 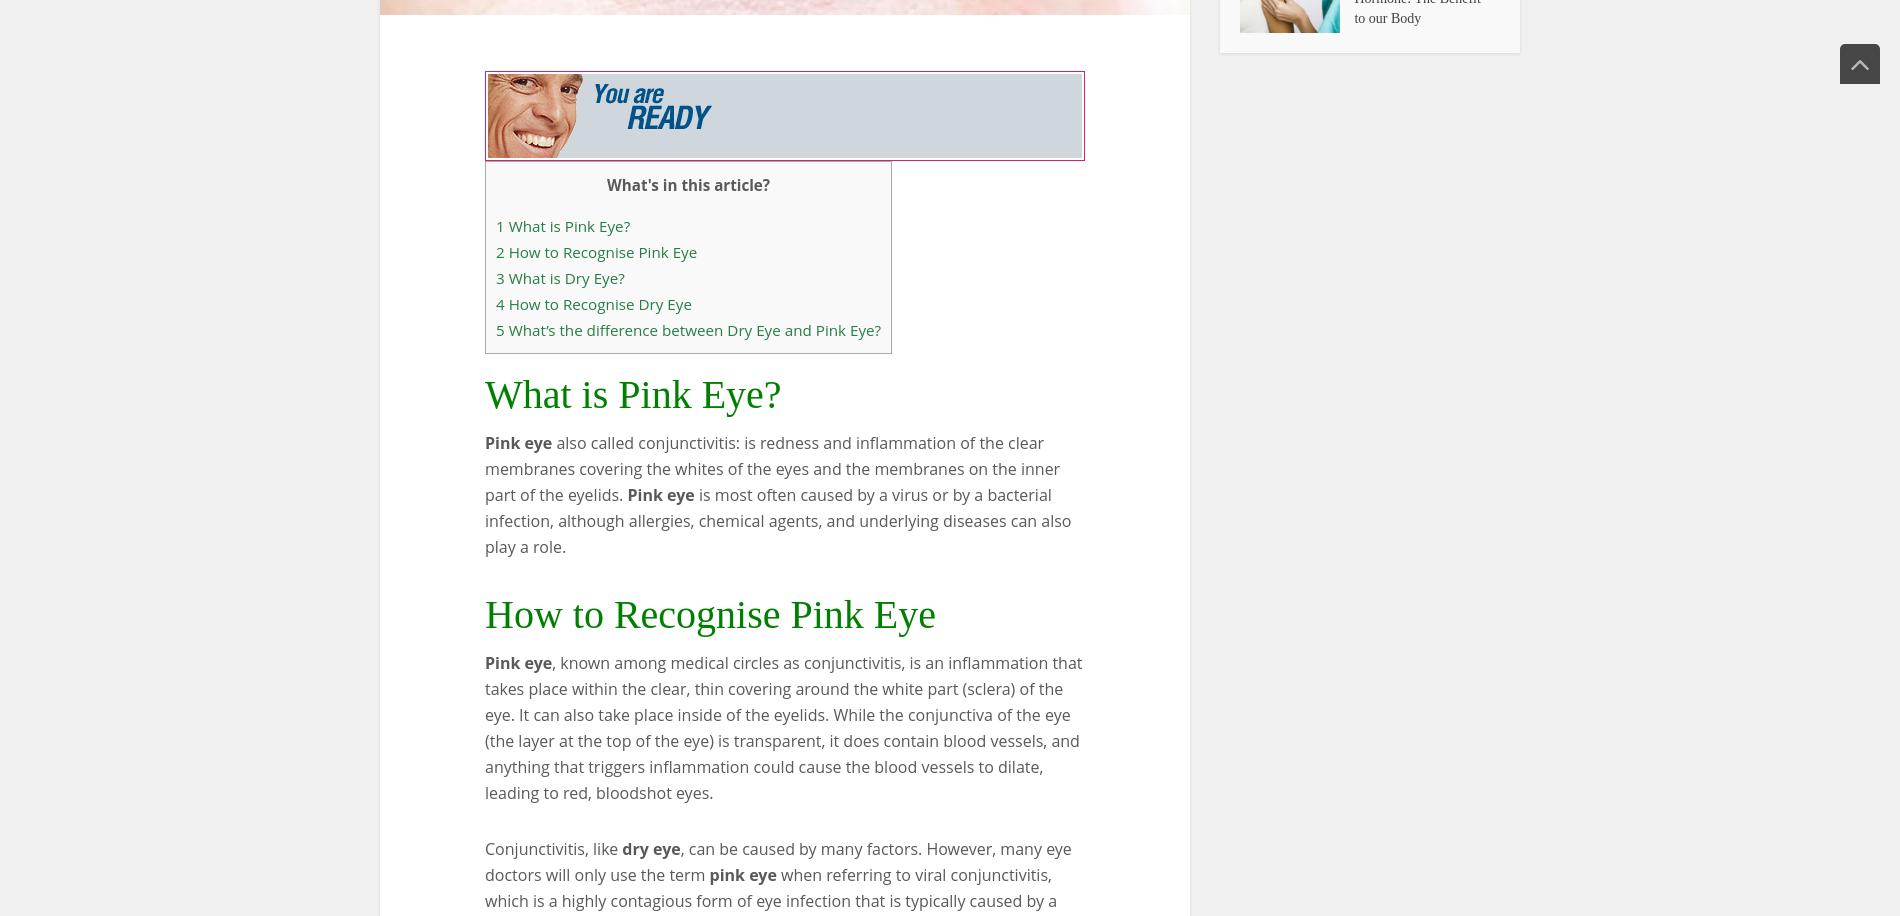 What do you see at coordinates (504, 329) in the screenshot?
I see `'What’s the difference between Dry Eye and Pink Eye?'` at bounding box center [504, 329].